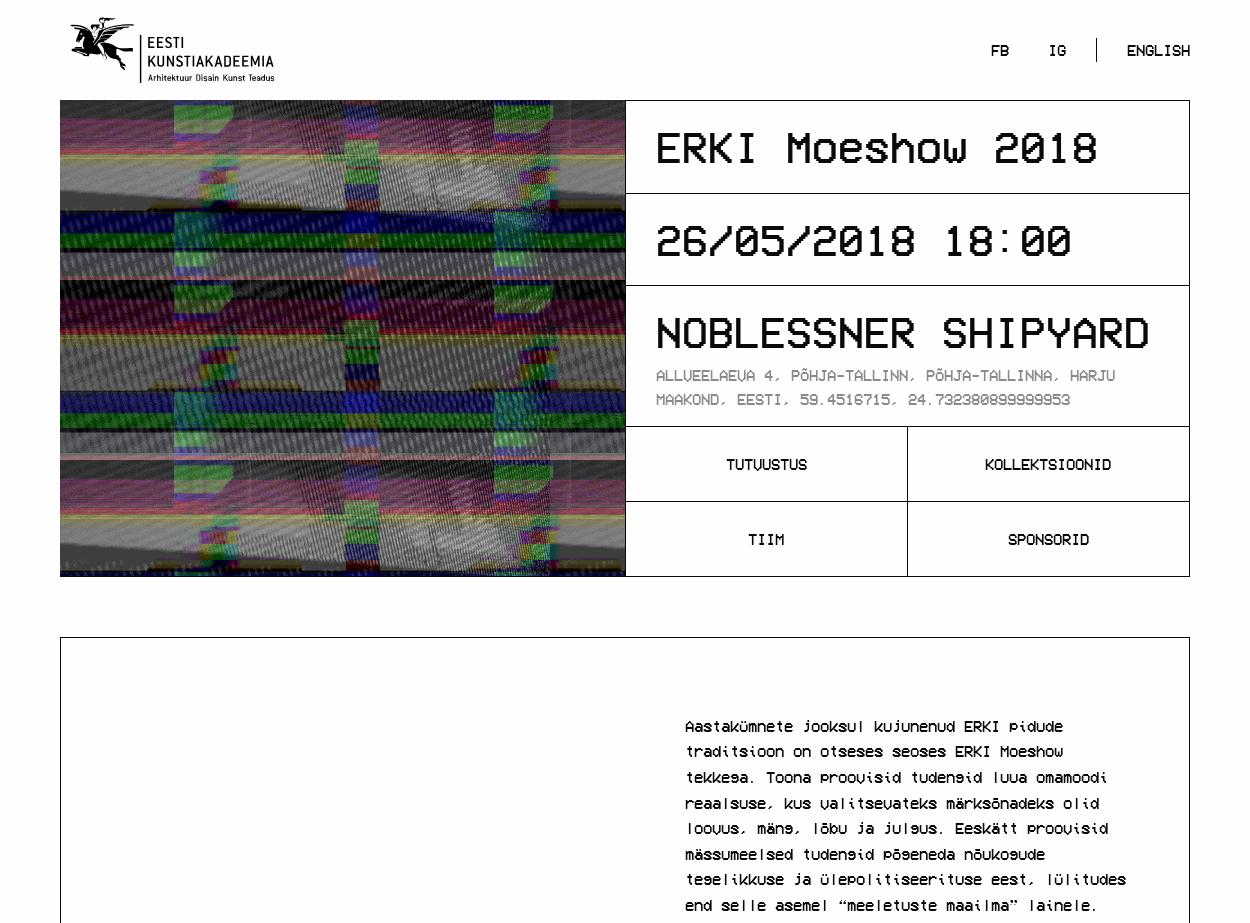 This screenshot has width=1250, height=923. What do you see at coordinates (1047, 537) in the screenshot?
I see `'Sponsorid'` at bounding box center [1047, 537].